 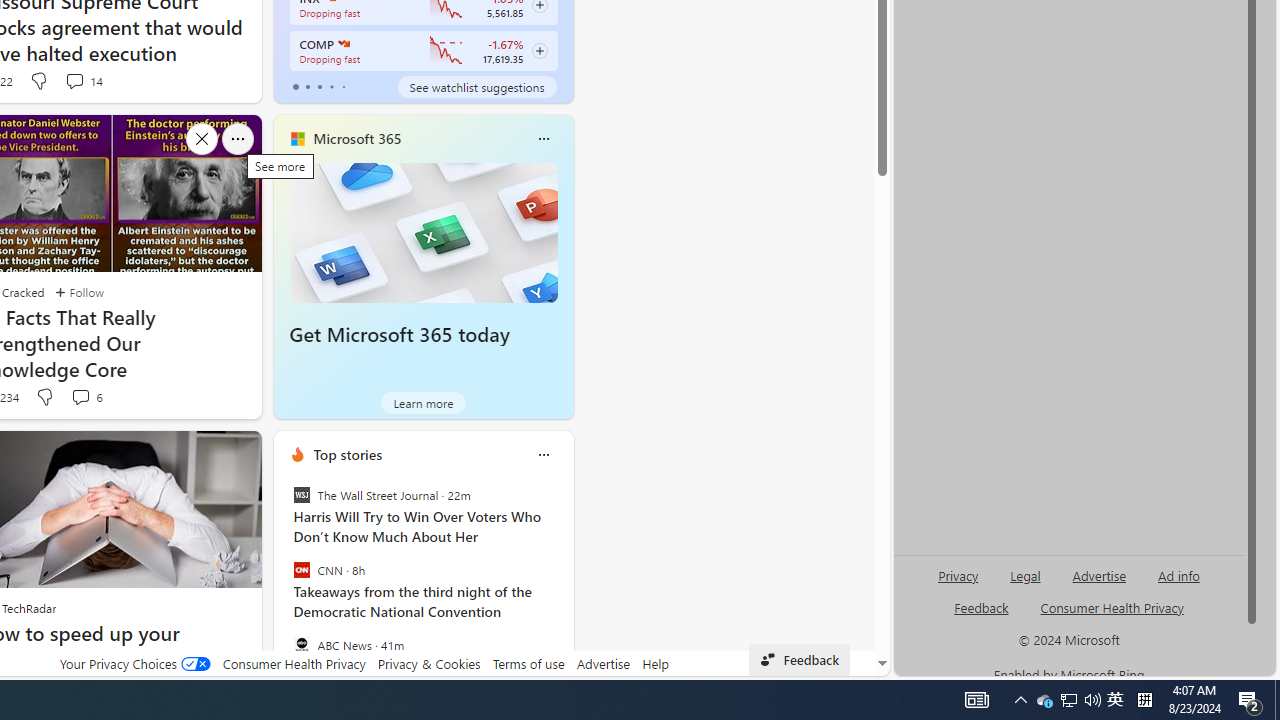 What do you see at coordinates (306, 86) in the screenshot?
I see `'tab-1'` at bounding box center [306, 86].